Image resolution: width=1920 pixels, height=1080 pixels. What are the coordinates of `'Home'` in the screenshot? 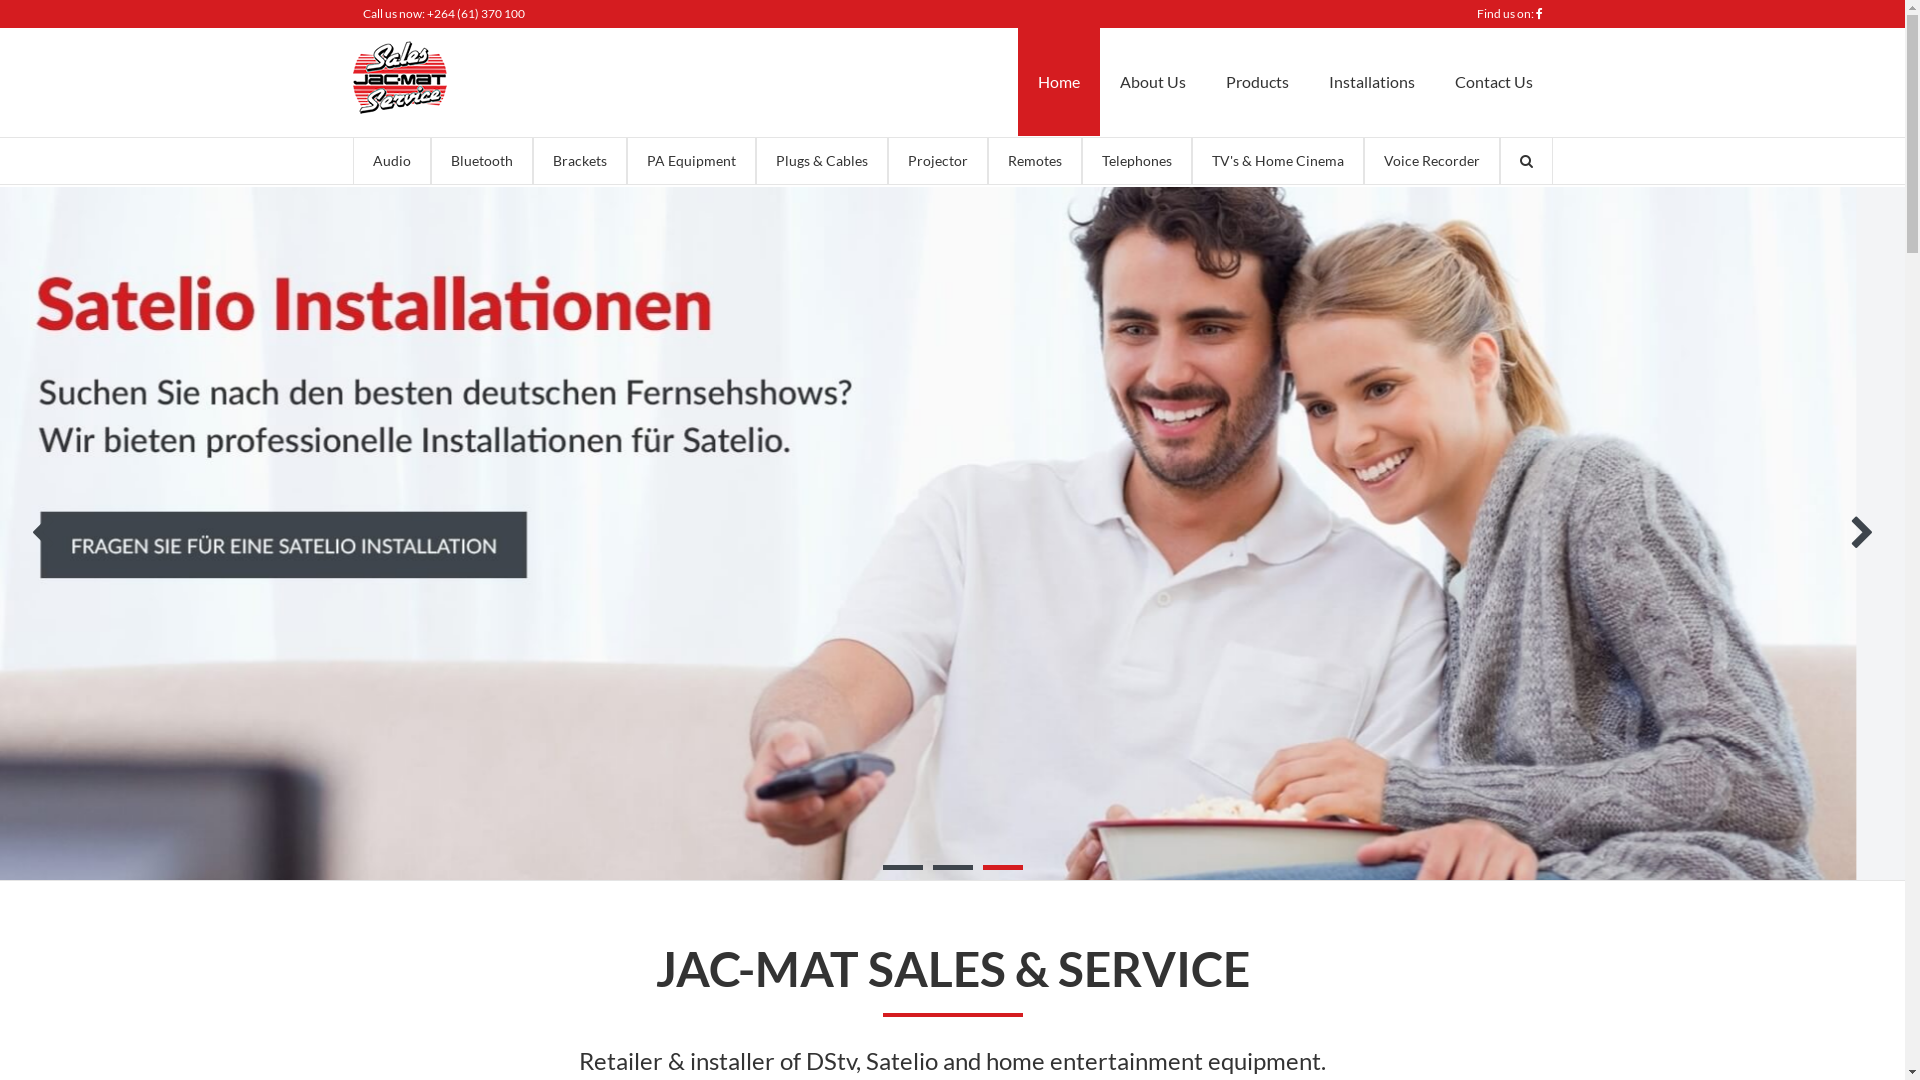 It's located at (1017, 80).